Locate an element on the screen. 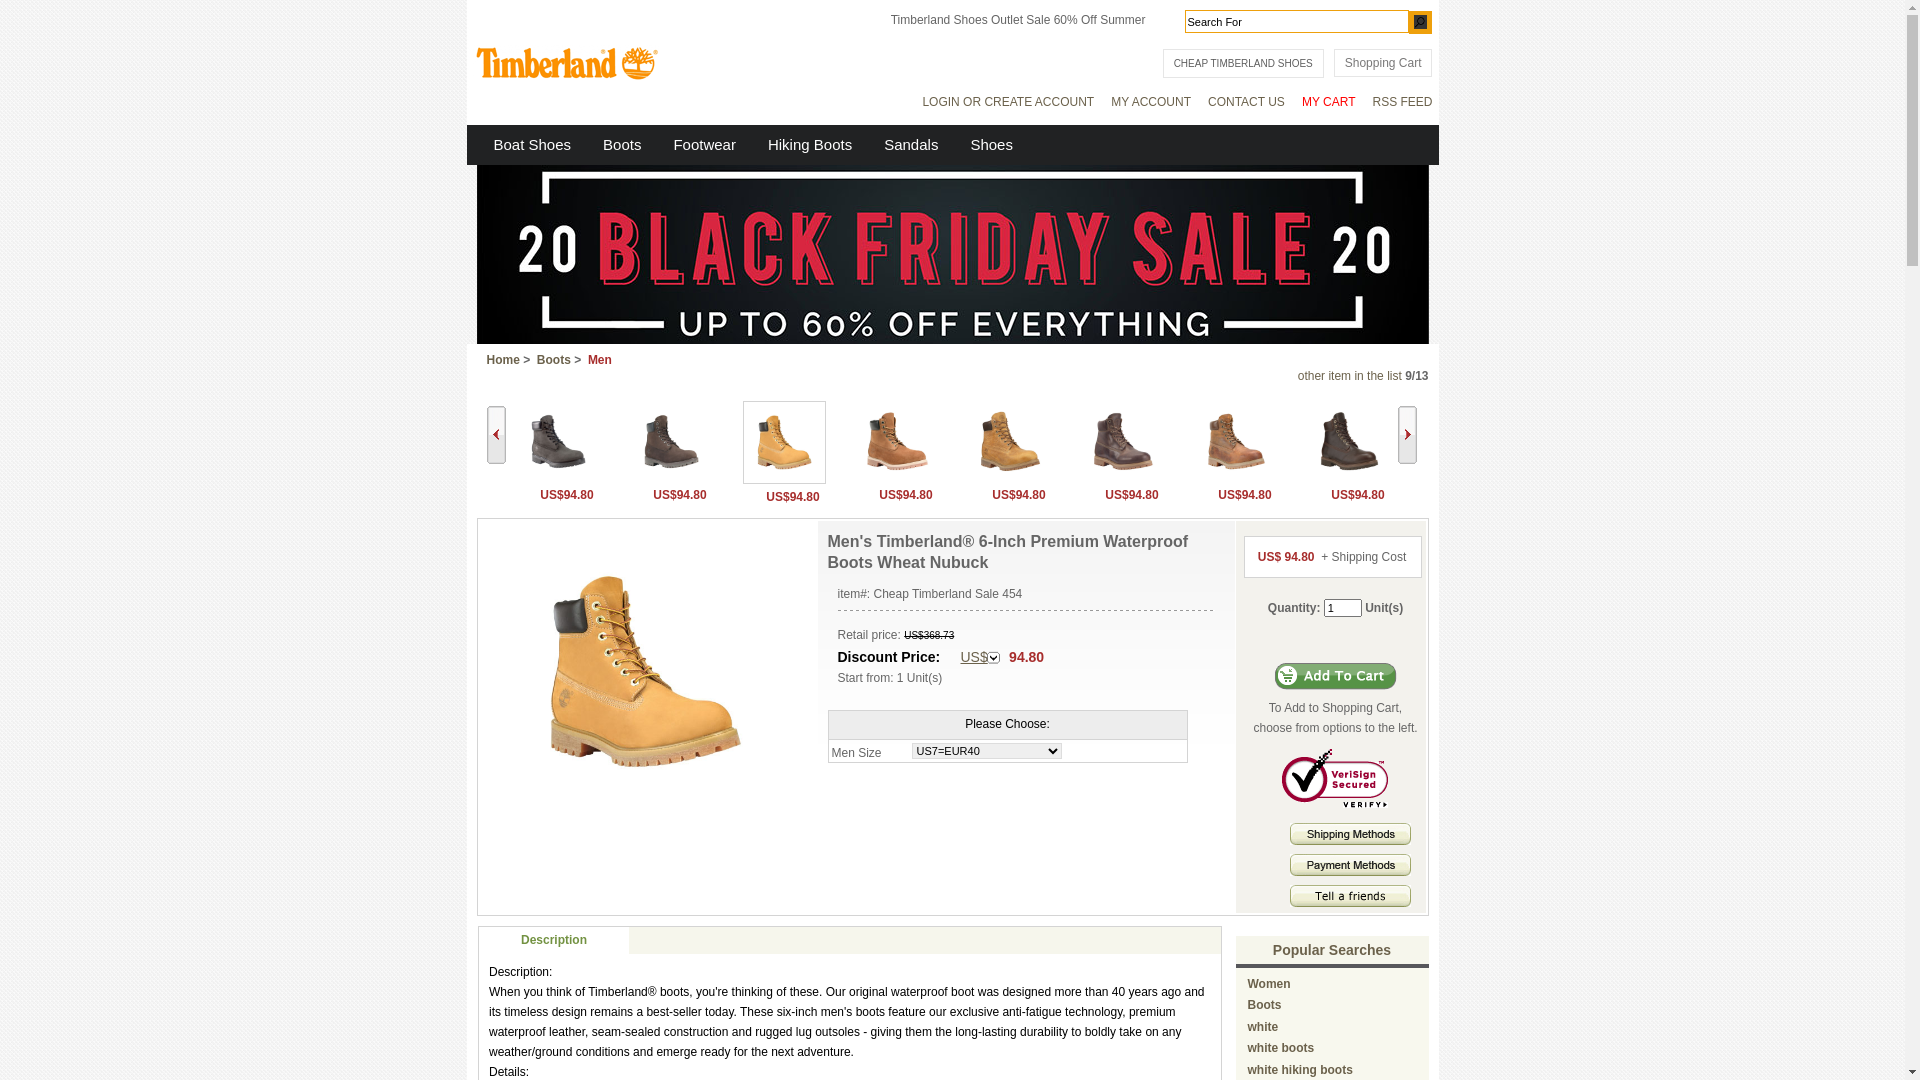 Image resolution: width=1920 pixels, height=1080 pixels. 'Boots' is located at coordinates (1264, 1005).